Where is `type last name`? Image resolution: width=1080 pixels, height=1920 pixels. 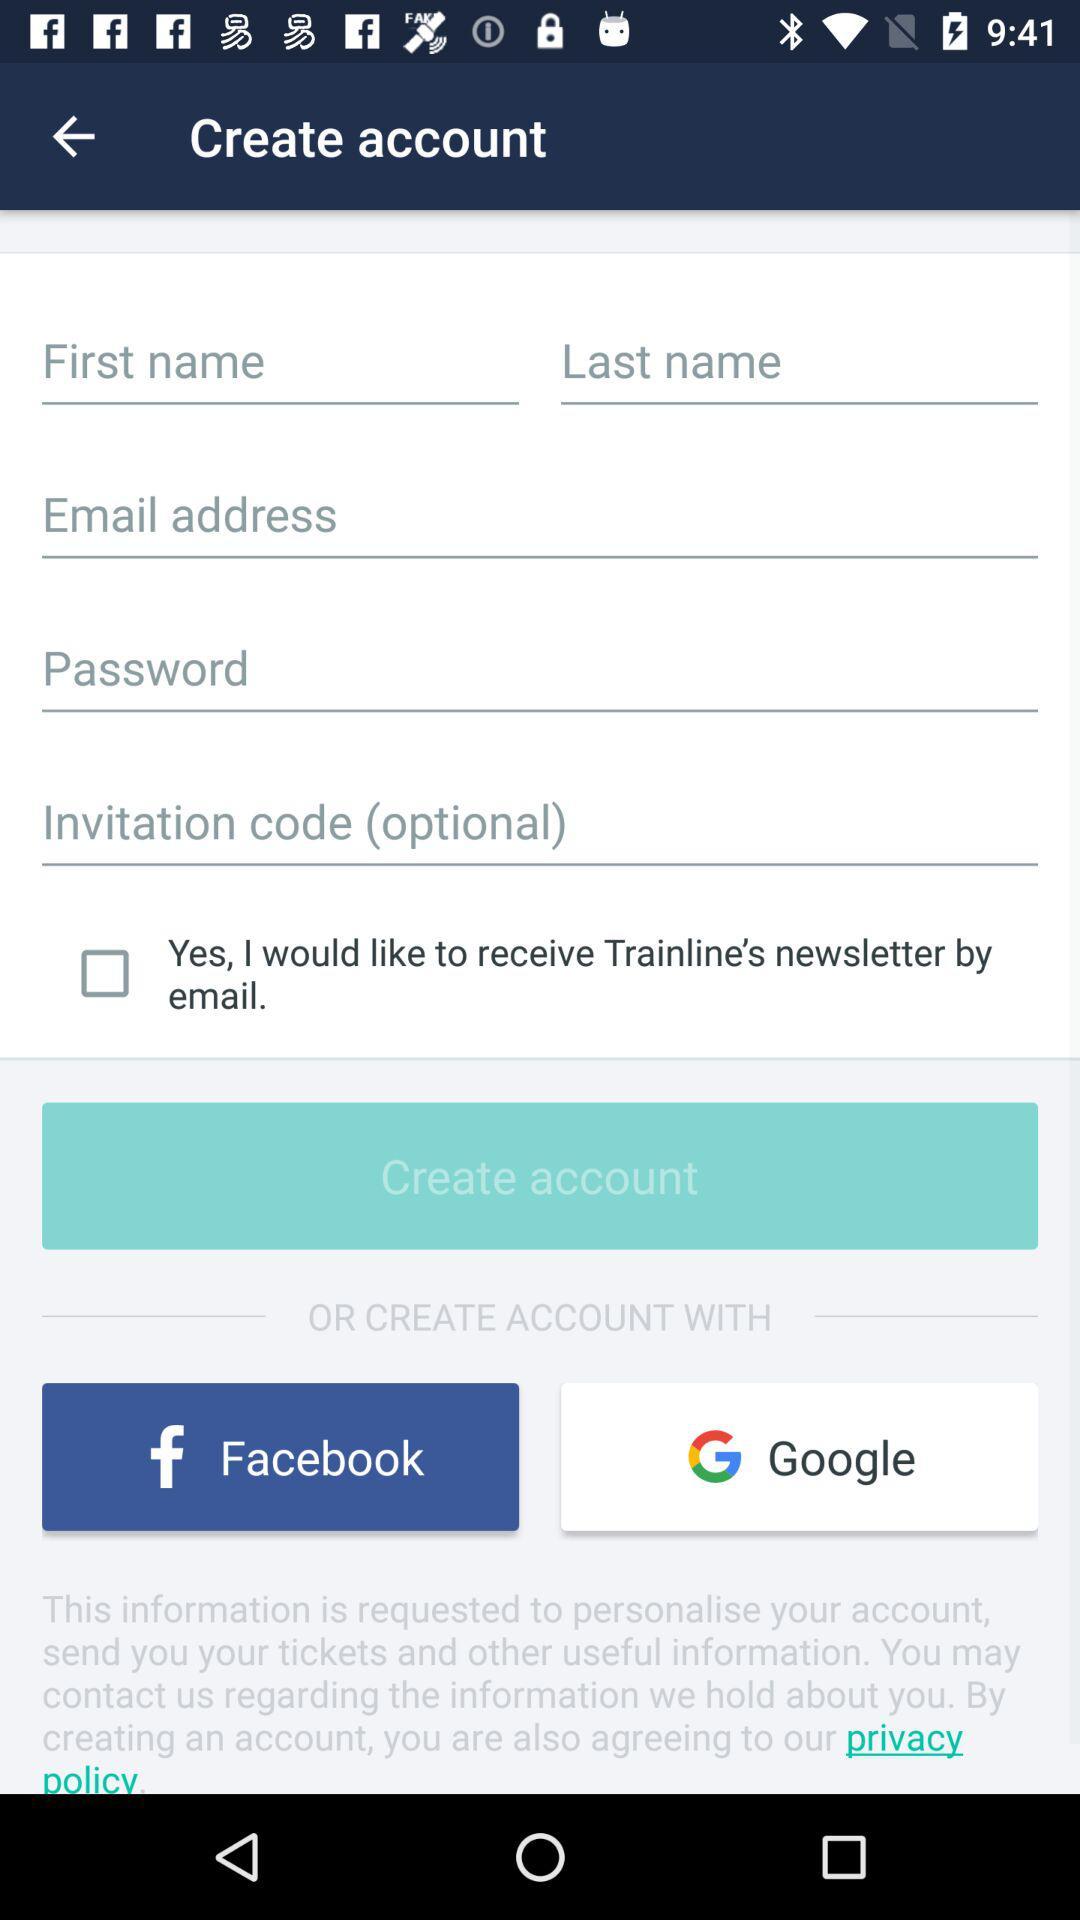 type last name is located at coordinates (798, 359).